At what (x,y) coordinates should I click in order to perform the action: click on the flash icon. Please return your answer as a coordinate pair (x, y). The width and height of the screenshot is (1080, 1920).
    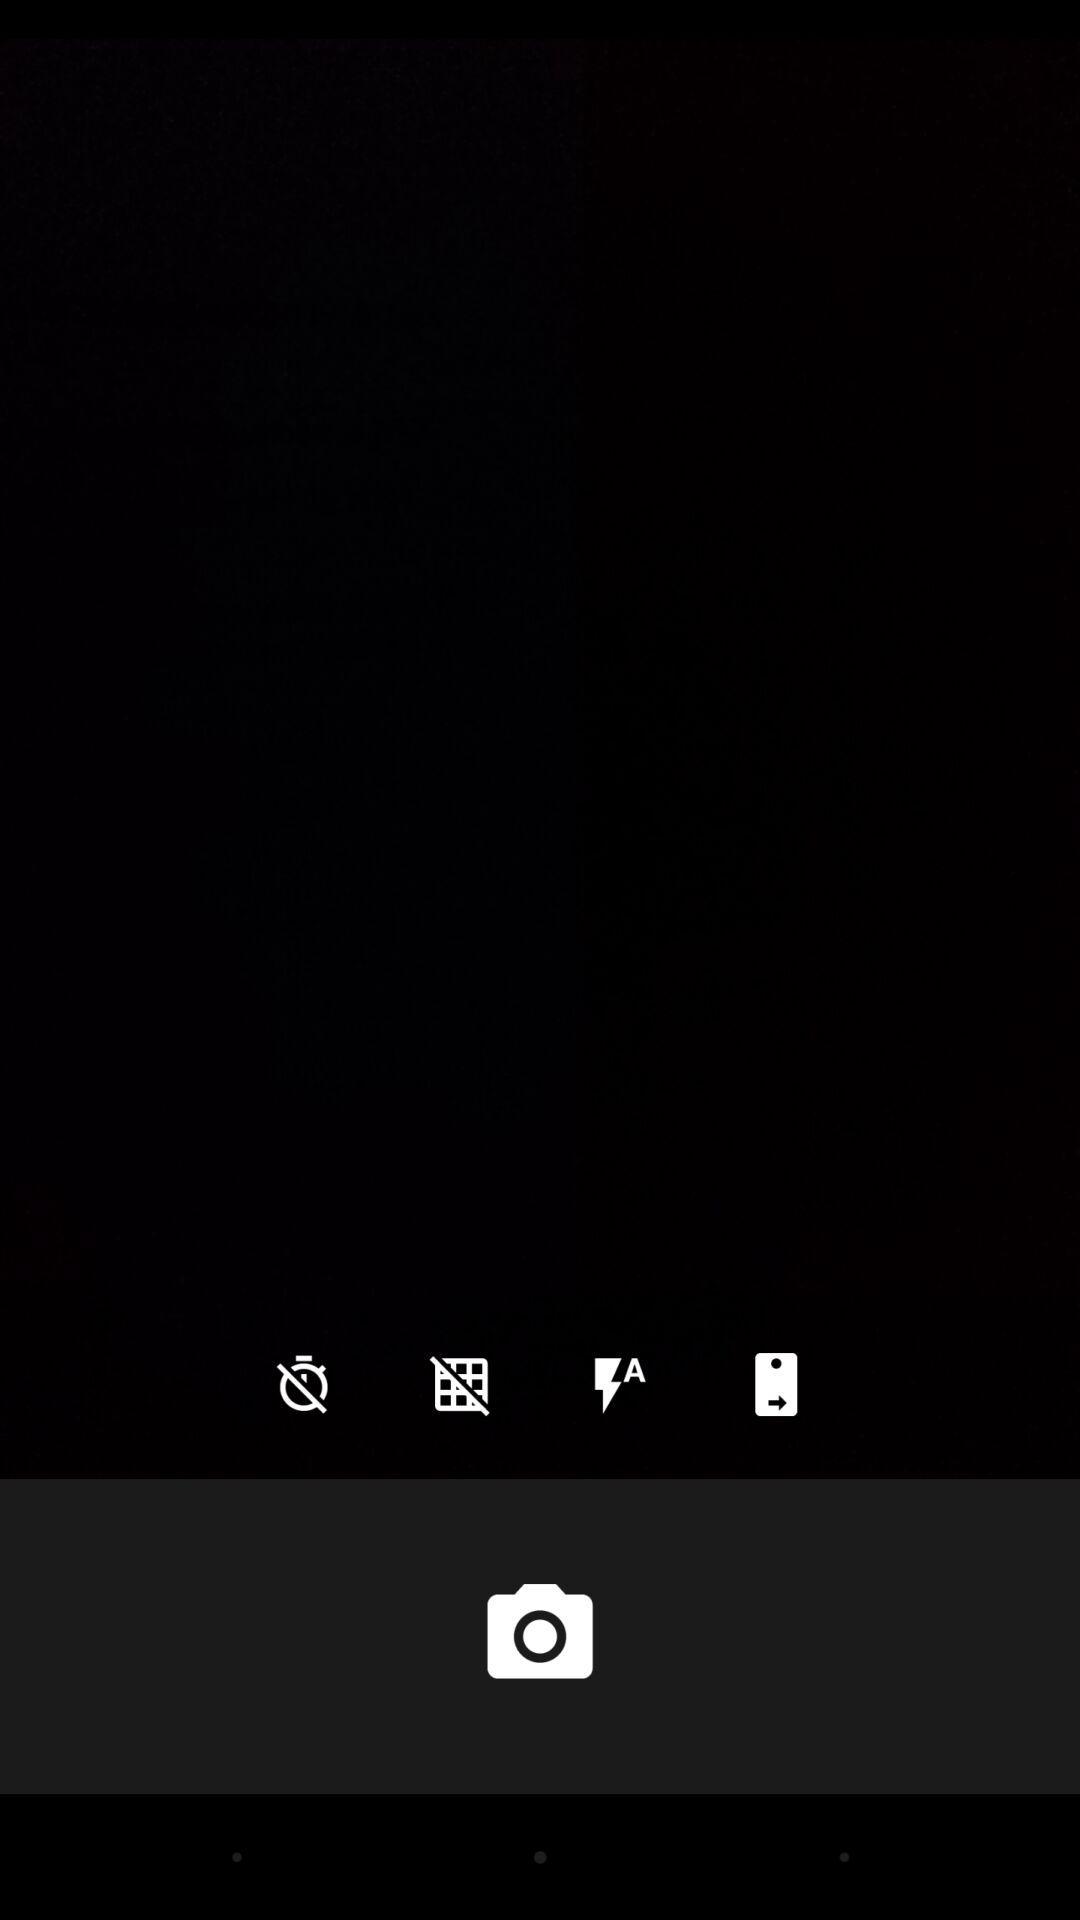
    Looking at the image, I should click on (617, 1383).